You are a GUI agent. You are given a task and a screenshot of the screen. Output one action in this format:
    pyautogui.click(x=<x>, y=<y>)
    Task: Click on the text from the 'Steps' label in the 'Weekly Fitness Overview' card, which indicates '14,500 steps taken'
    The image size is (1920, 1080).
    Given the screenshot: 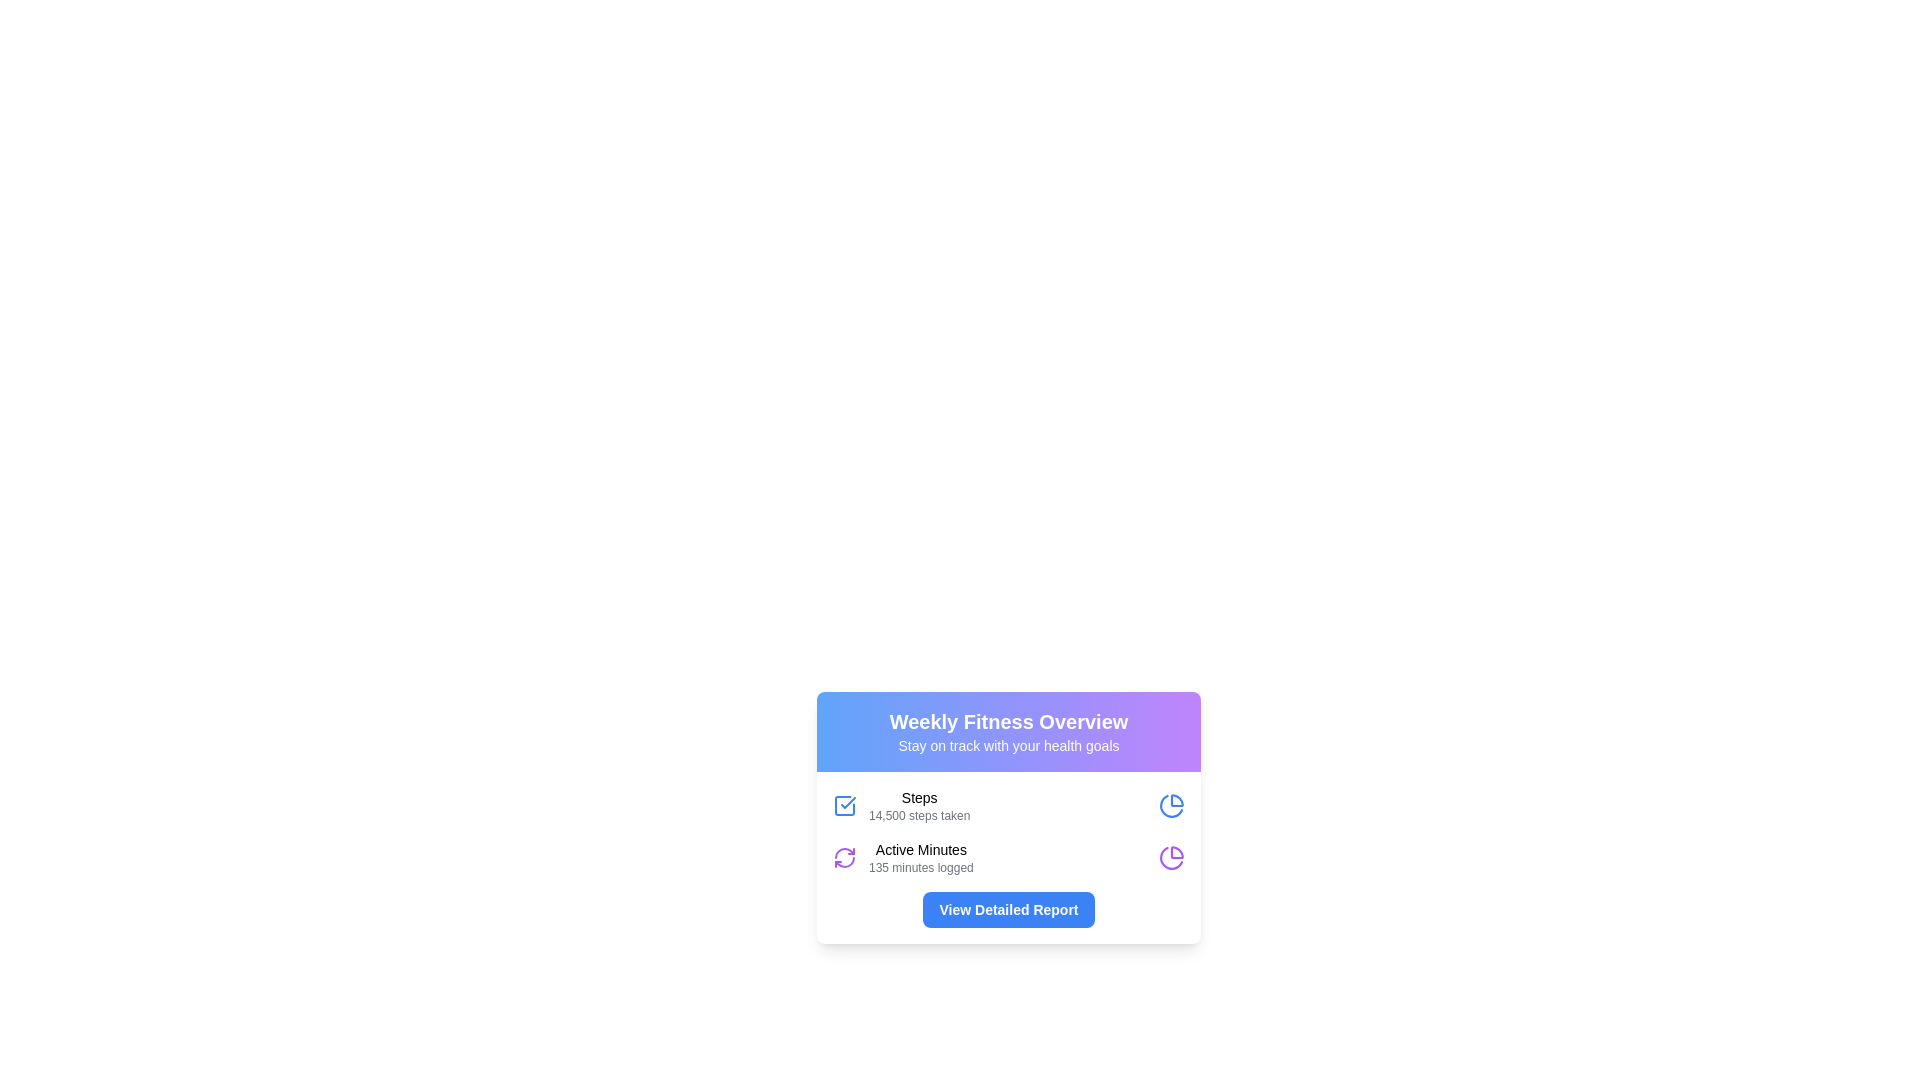 What is the action you would take?
    pyautogui.click(x=918, y=805)
    